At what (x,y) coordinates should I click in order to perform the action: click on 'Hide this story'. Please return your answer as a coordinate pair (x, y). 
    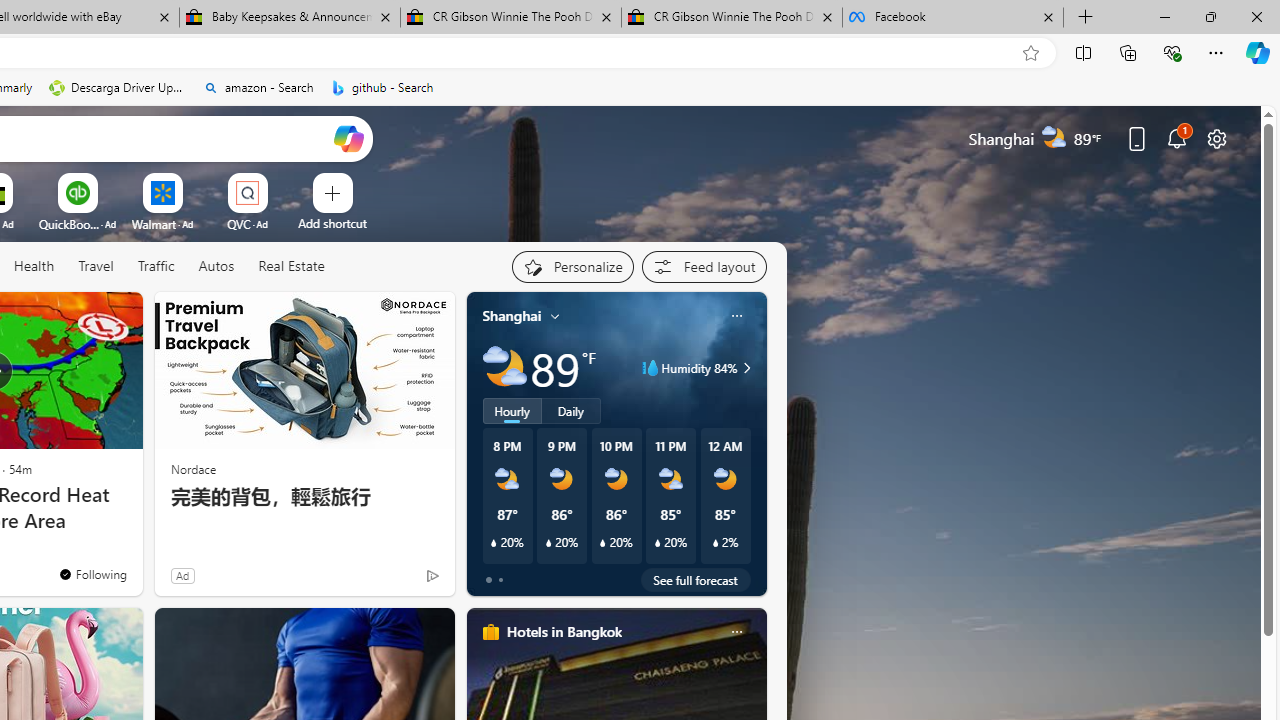
    Looking at the image, I should click on (81, 315).